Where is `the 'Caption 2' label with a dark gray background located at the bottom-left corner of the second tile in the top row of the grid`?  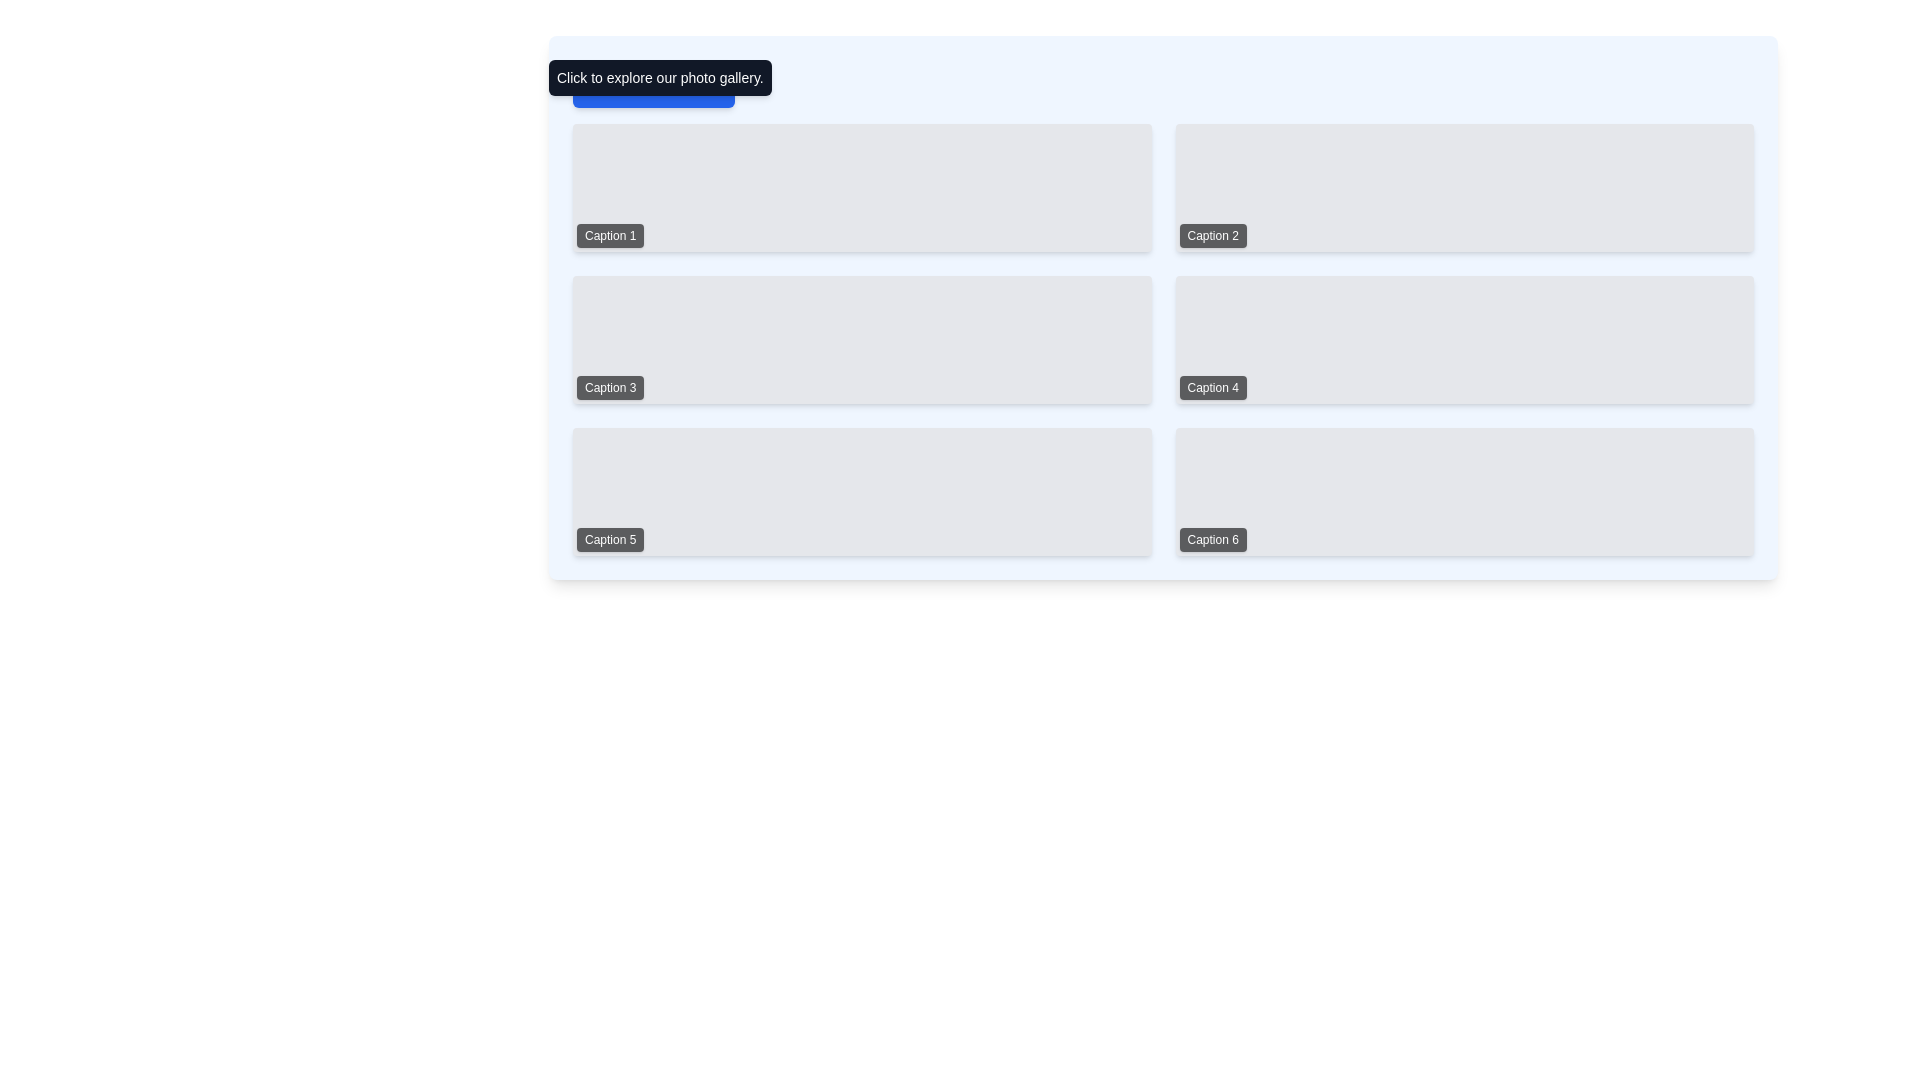
the 'Caption 2' label with a dark gray background located at the bottom-left corner of the second tile in the top row of the grid is located at coordinates (1212, 234).